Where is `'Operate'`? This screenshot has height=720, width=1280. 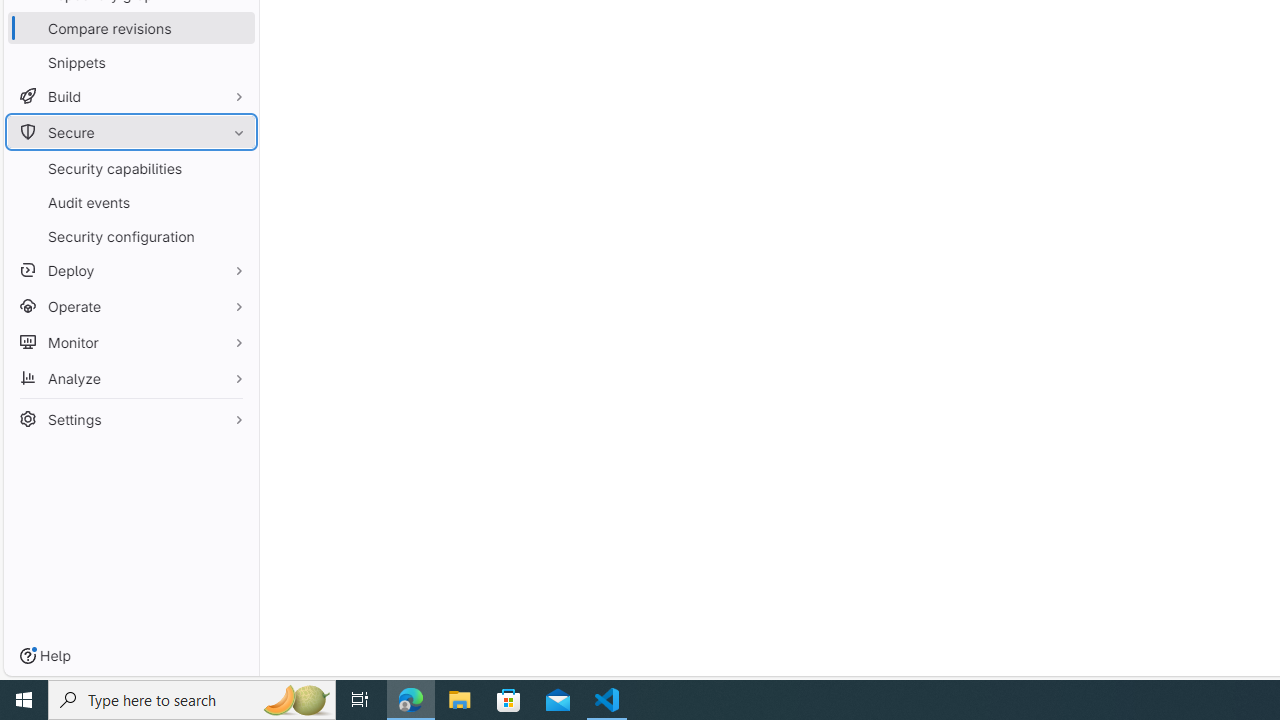
'Operate' is located at coordinates (130, 306).